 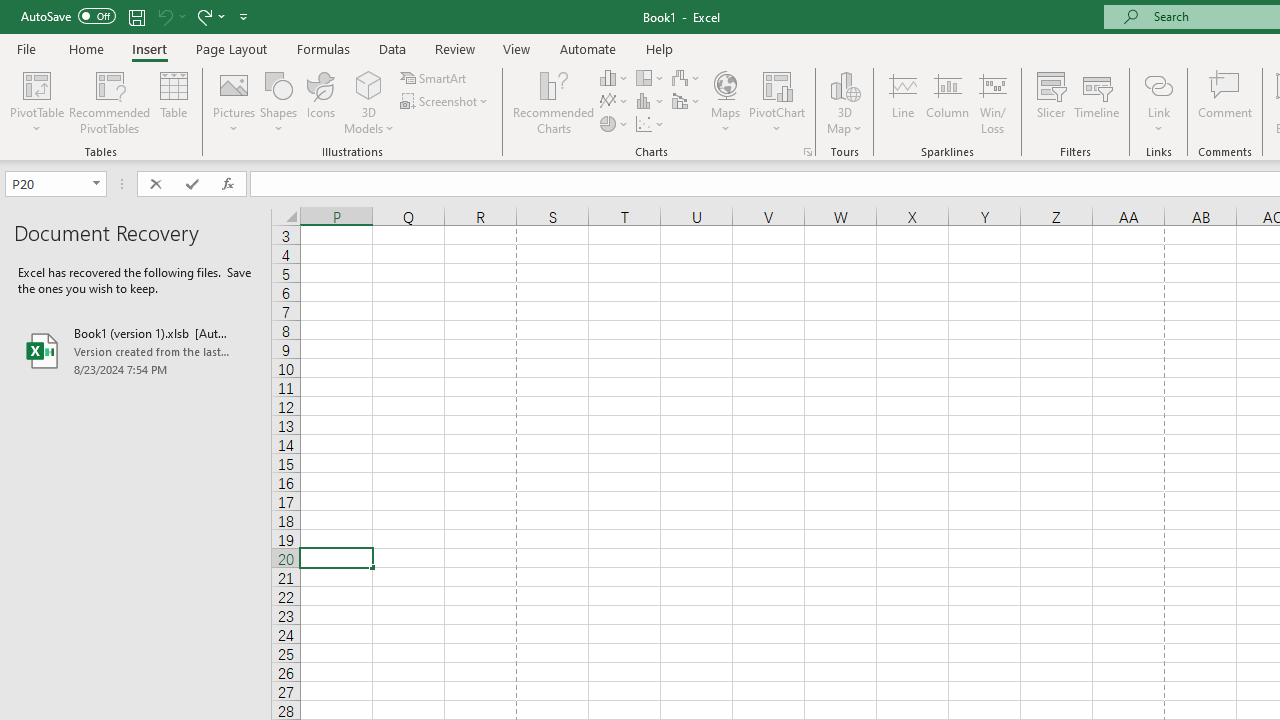 What do you see at coordinates (808, 150) in the screenshot?
I see `'Recommended Charts'` at bounding box center [808, 150].